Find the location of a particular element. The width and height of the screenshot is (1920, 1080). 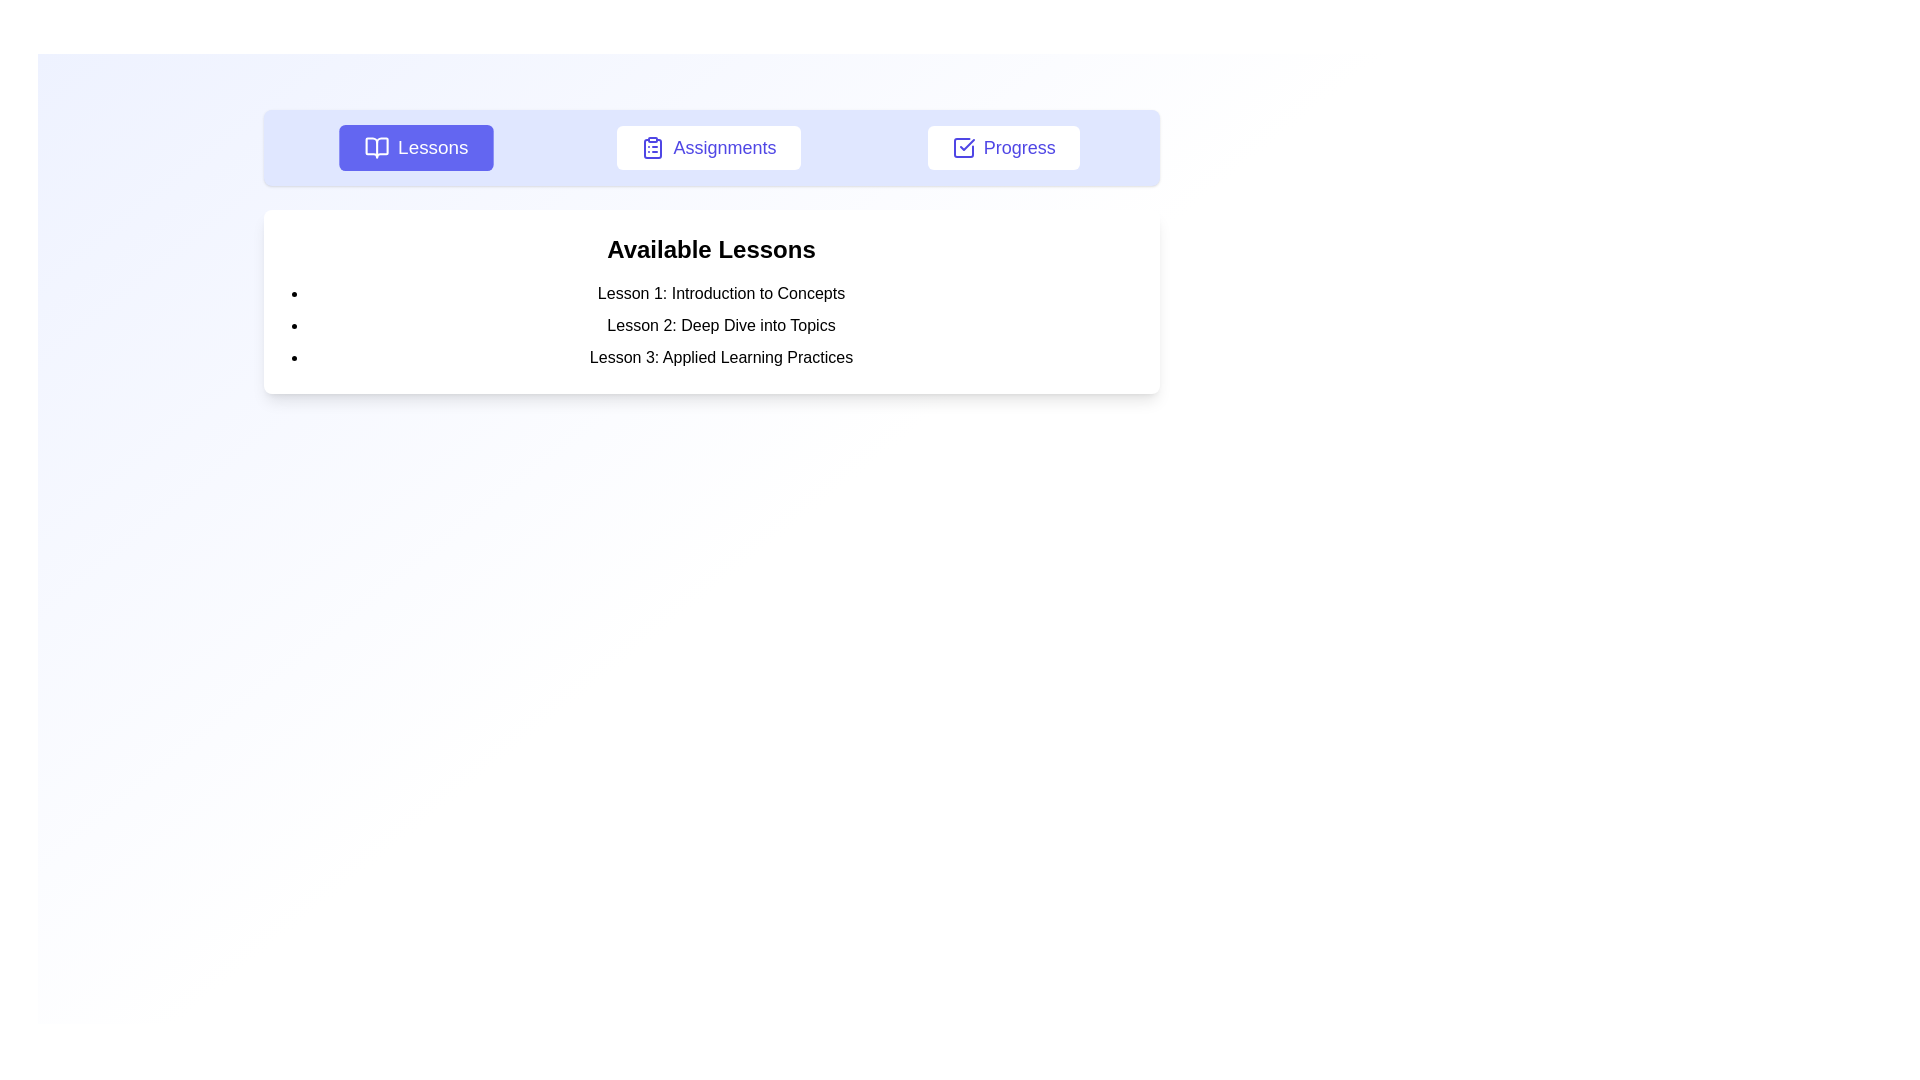

keyboard navigation is located at coordinates (653, 148).